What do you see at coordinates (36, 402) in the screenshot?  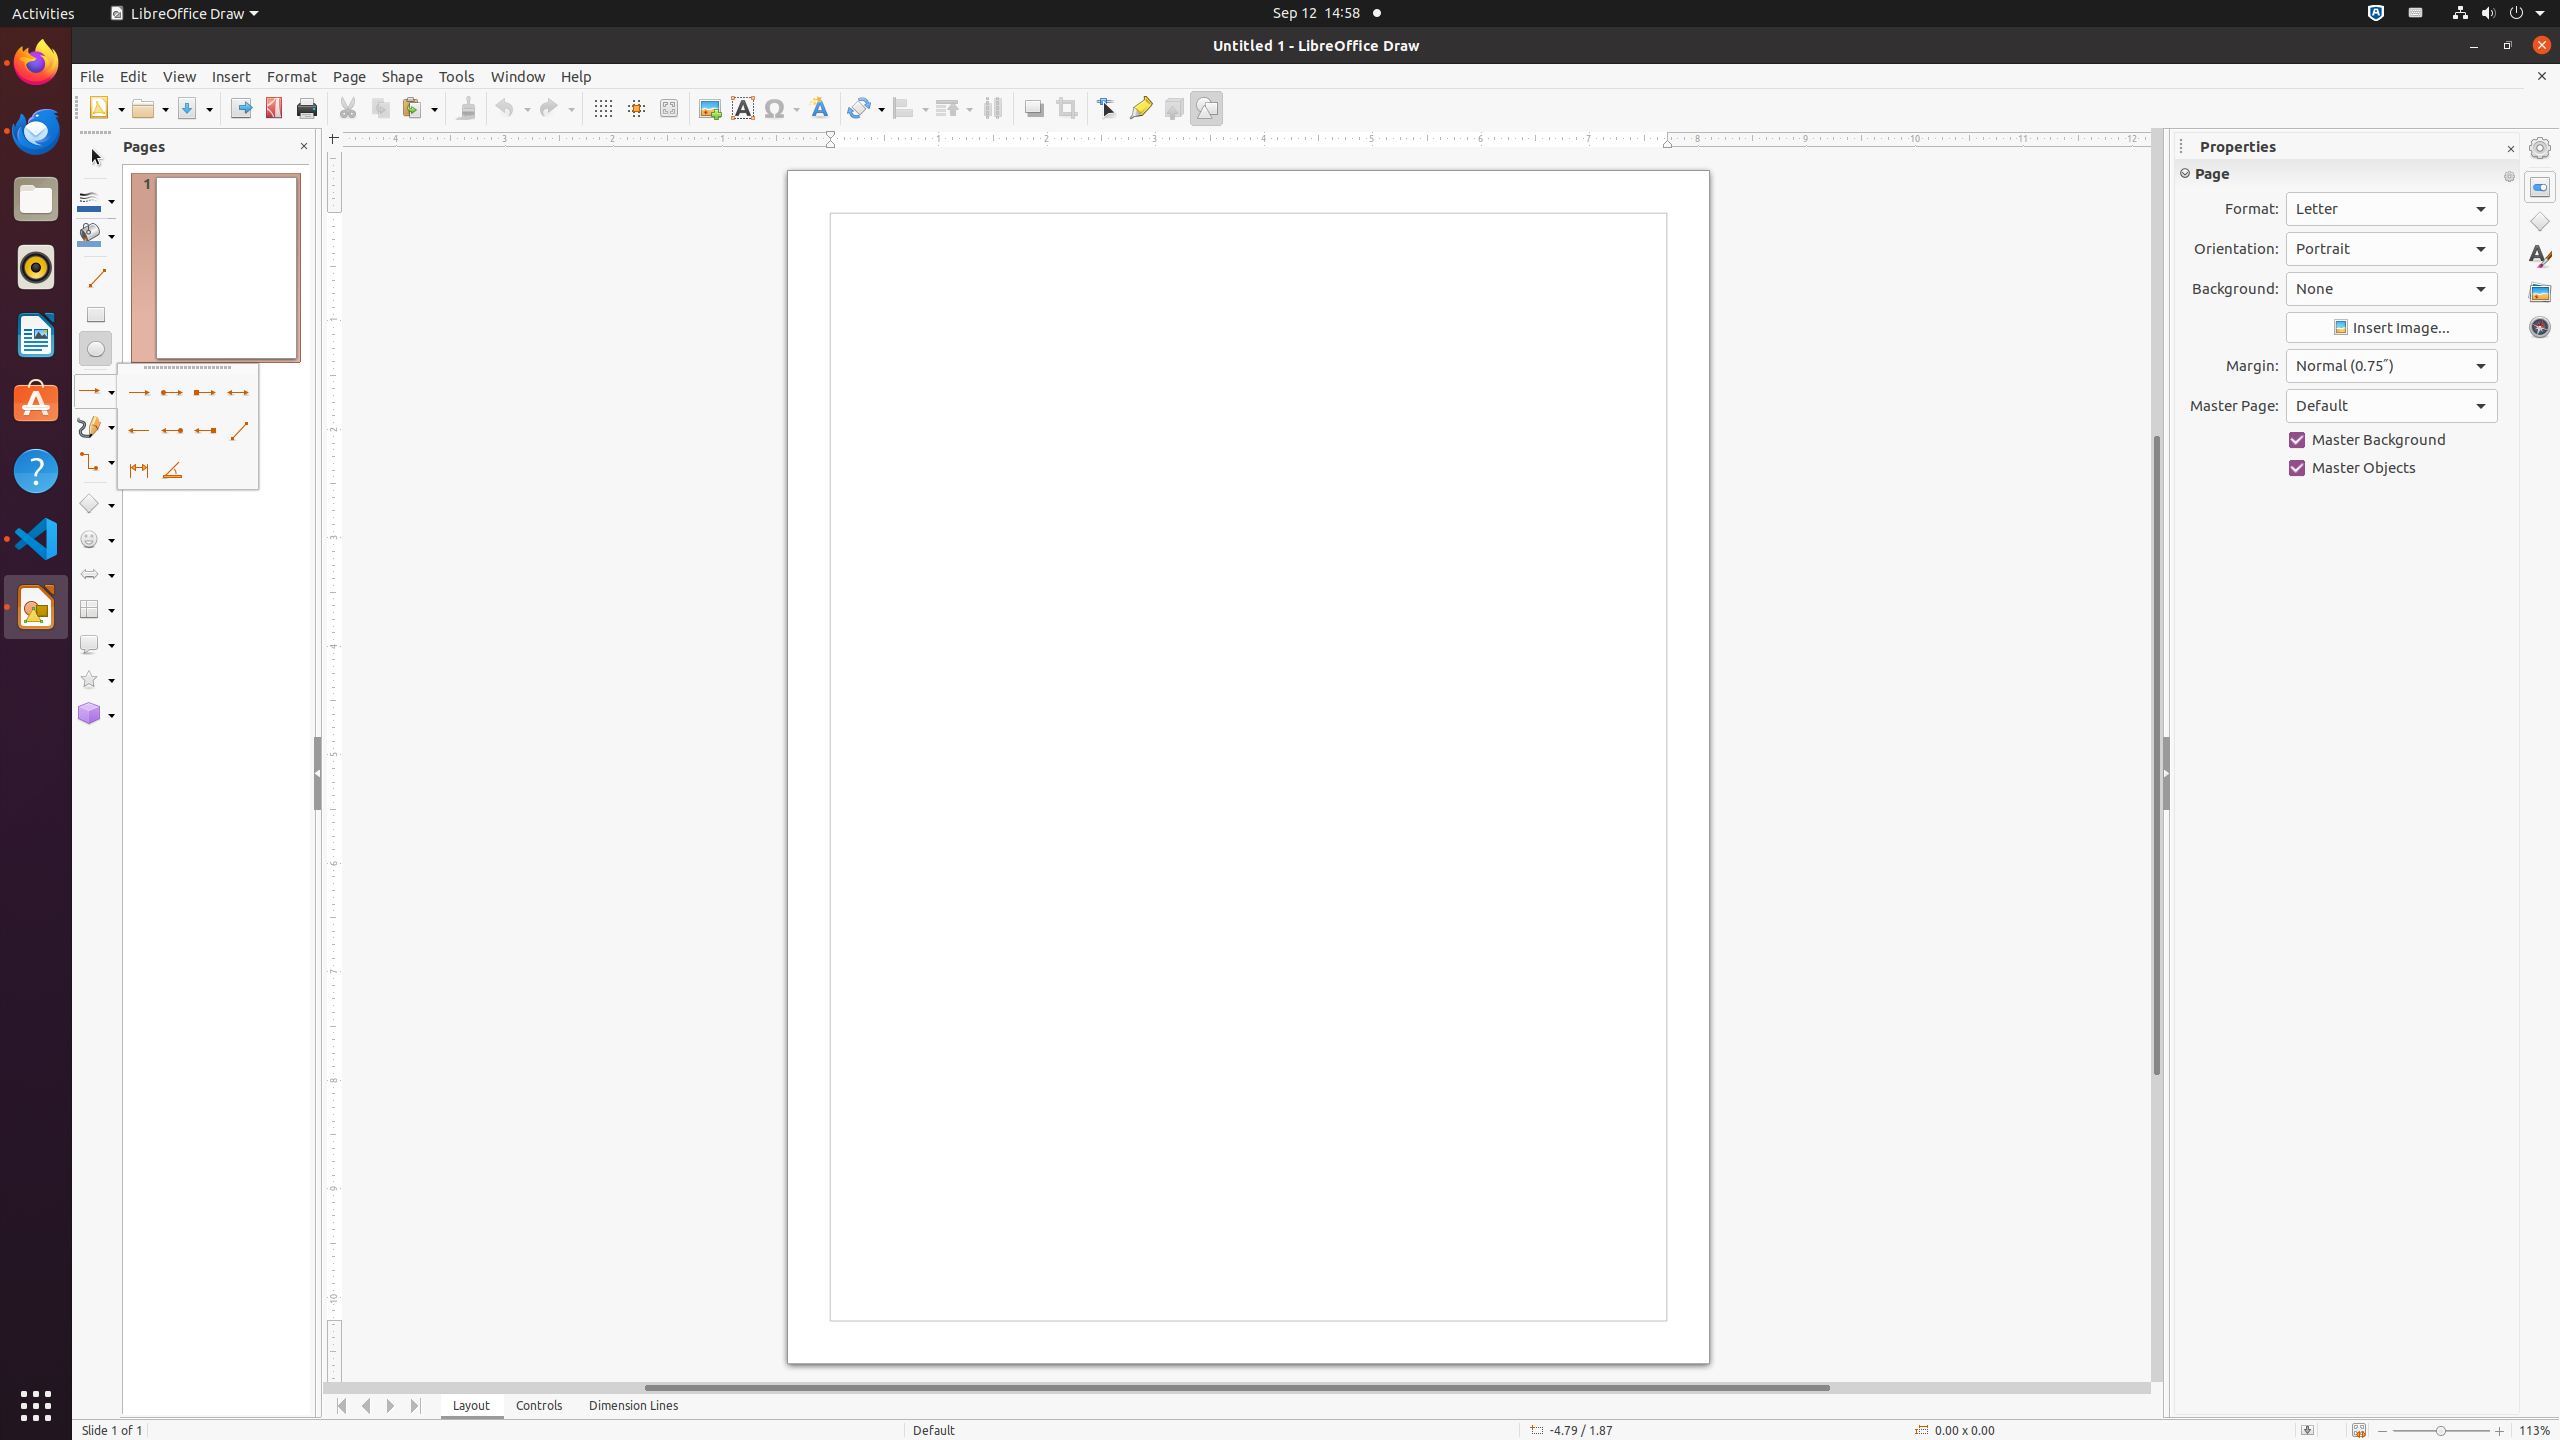 I see `'Ubuntu Software'` at bounding box center [36, 402].